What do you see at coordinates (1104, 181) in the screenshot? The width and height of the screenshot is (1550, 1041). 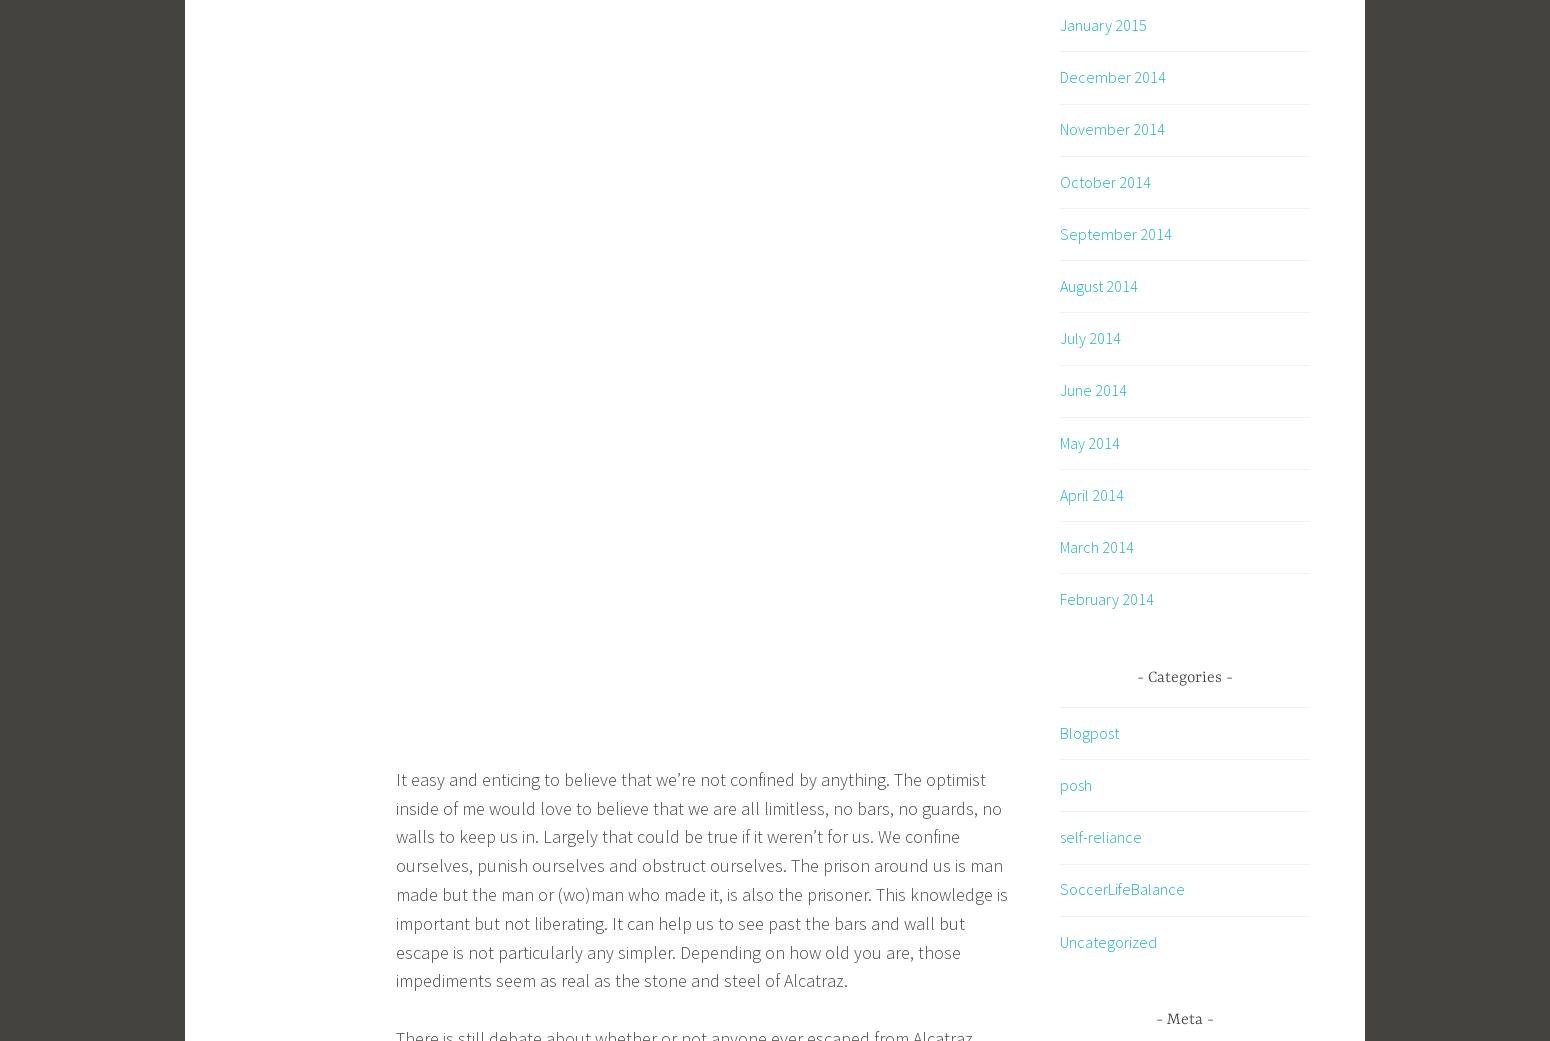 I see `'October 2014'` at bounding box center [1104, 181].